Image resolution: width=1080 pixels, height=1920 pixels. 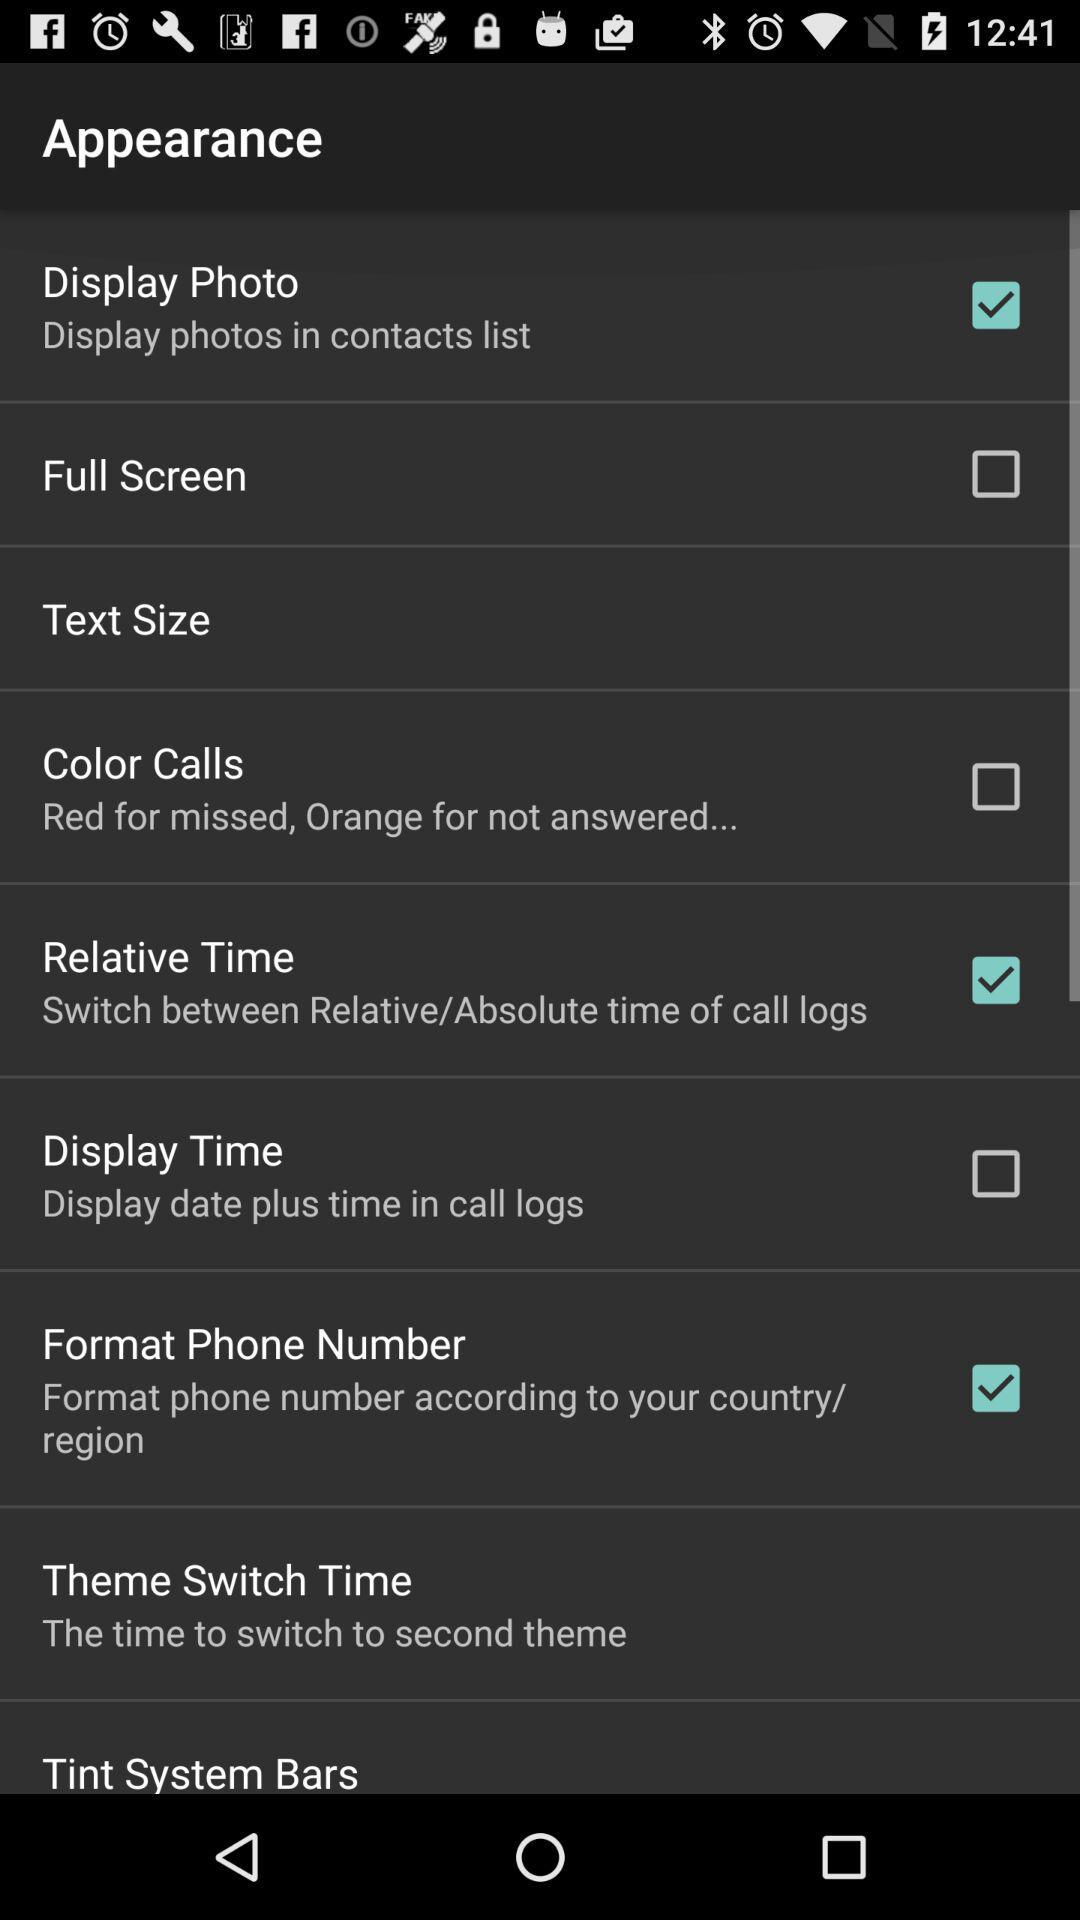 What do you see at coordinates (142, 760) in the screenshot?
I see `color calls icon` at bounding box center [142, 760].